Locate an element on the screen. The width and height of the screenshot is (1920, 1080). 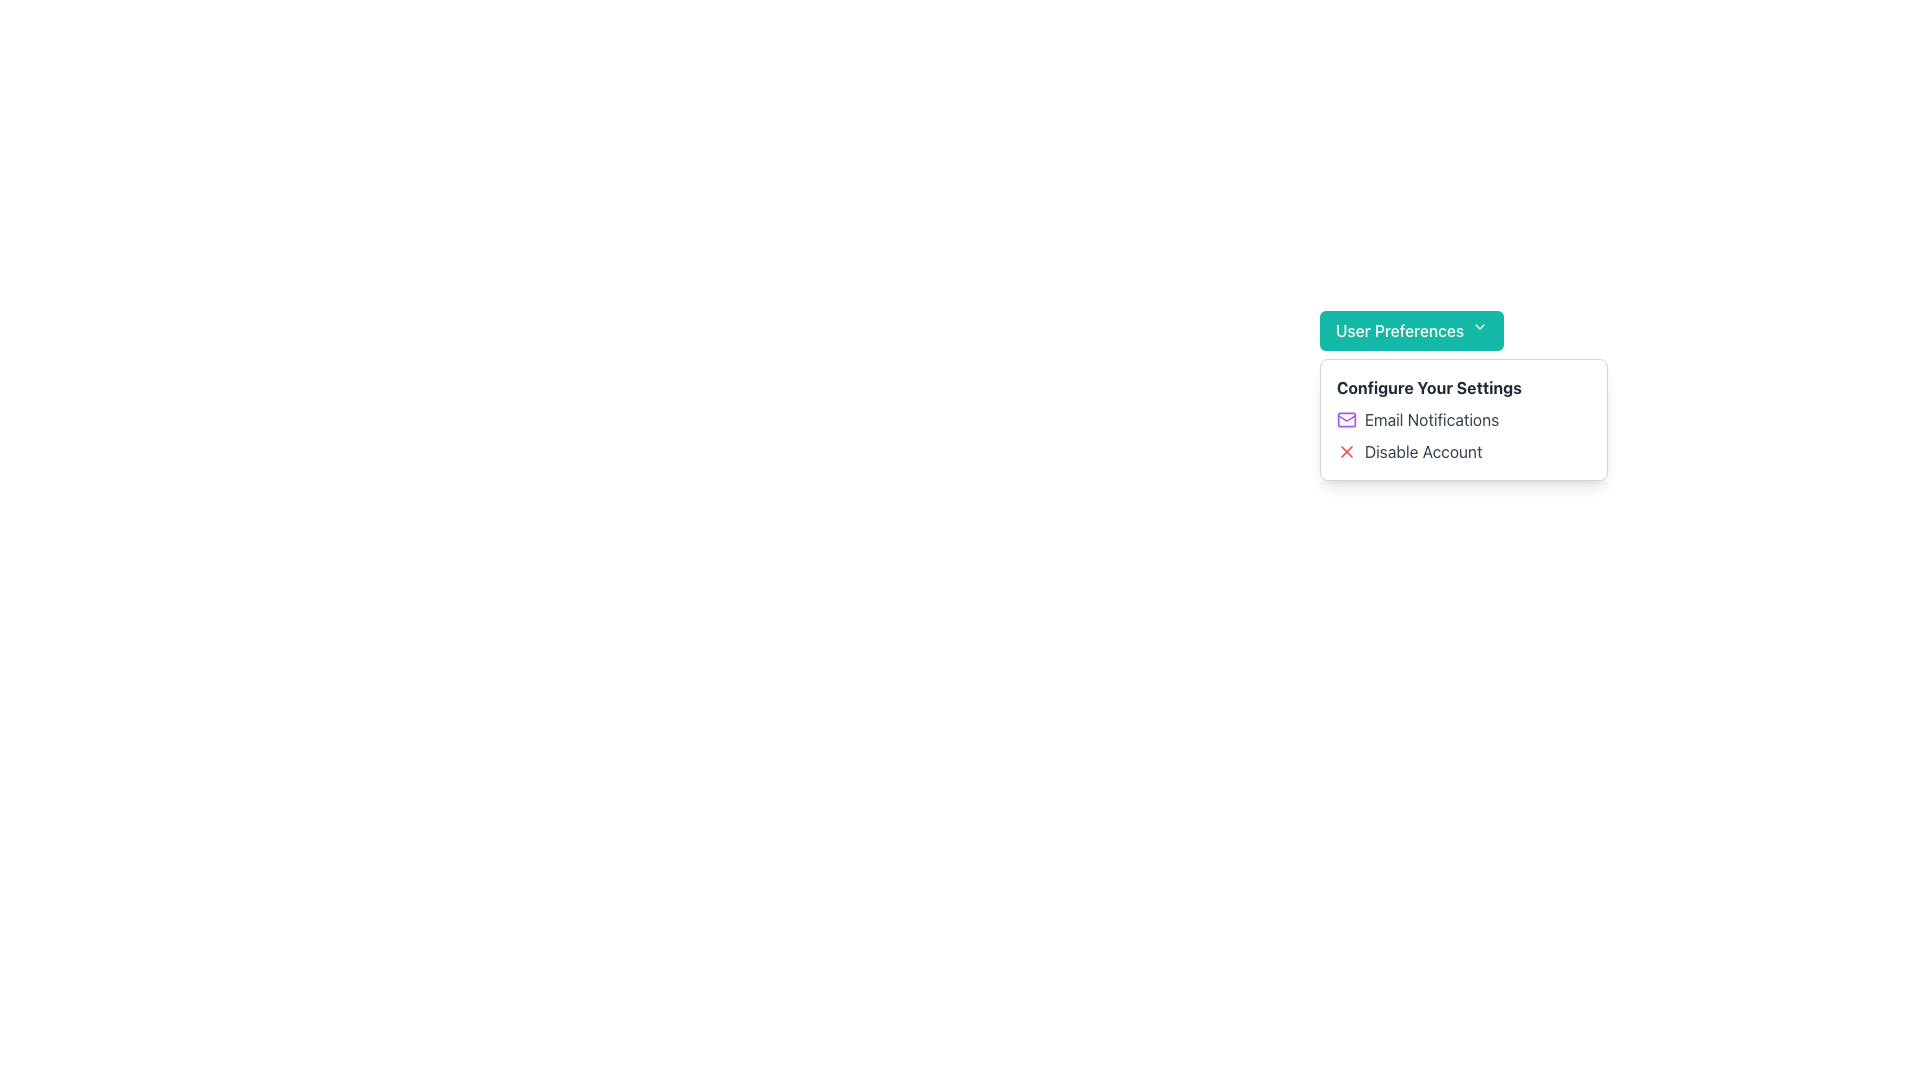
the options in the dropdown menu titled 'Configure Your Settings' which contains 'Email Notifications' and 'Disable Account' is located at coordinates (1463, 419).